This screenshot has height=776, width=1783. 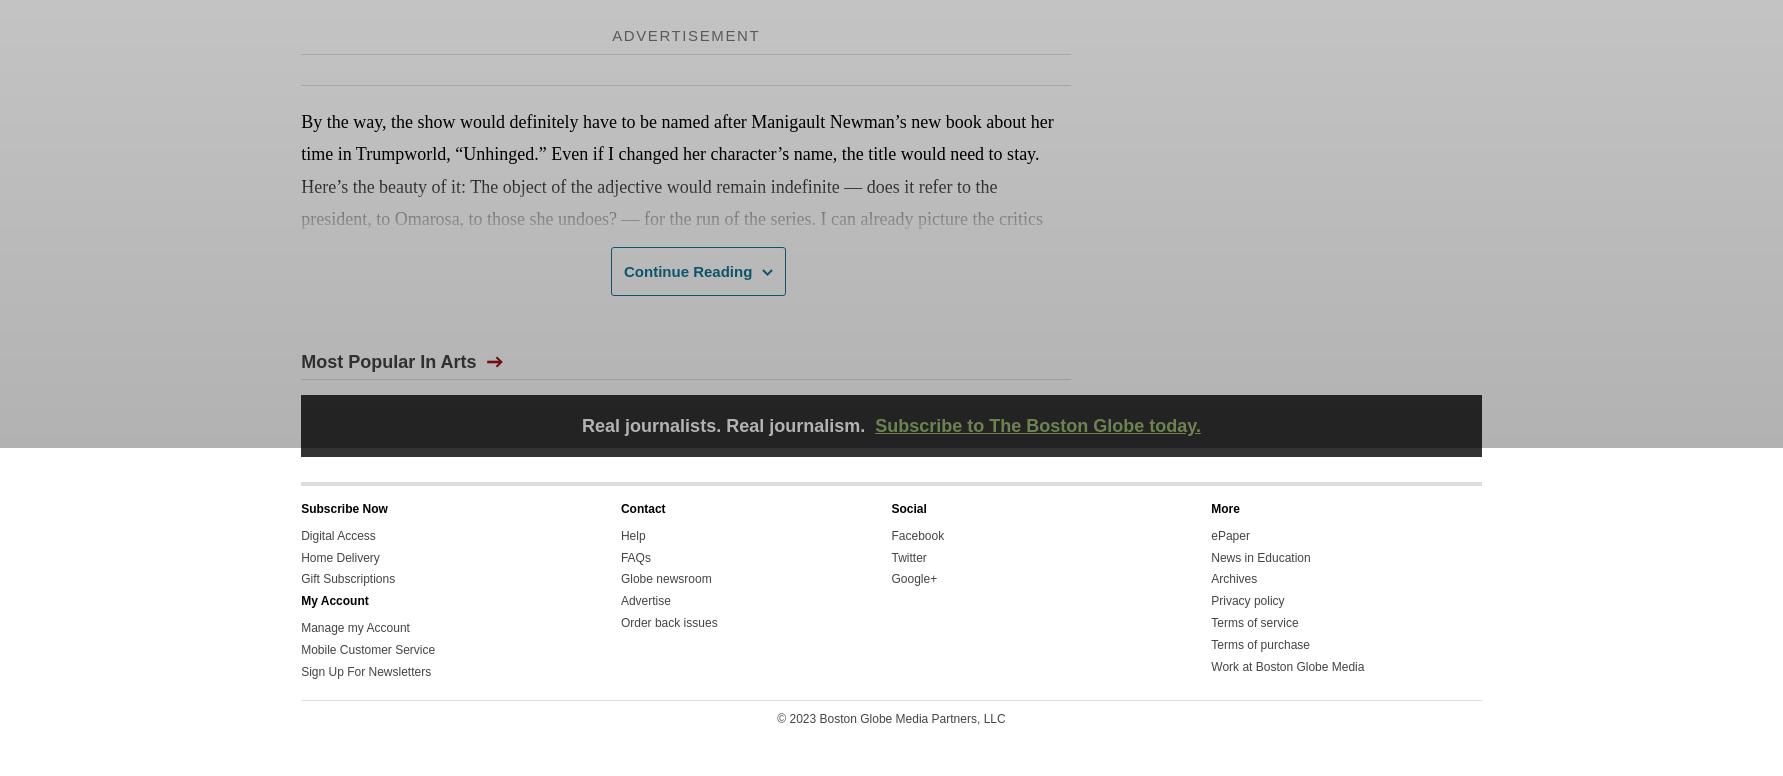 I want to click on 'Social', so click(x=907, y=508).